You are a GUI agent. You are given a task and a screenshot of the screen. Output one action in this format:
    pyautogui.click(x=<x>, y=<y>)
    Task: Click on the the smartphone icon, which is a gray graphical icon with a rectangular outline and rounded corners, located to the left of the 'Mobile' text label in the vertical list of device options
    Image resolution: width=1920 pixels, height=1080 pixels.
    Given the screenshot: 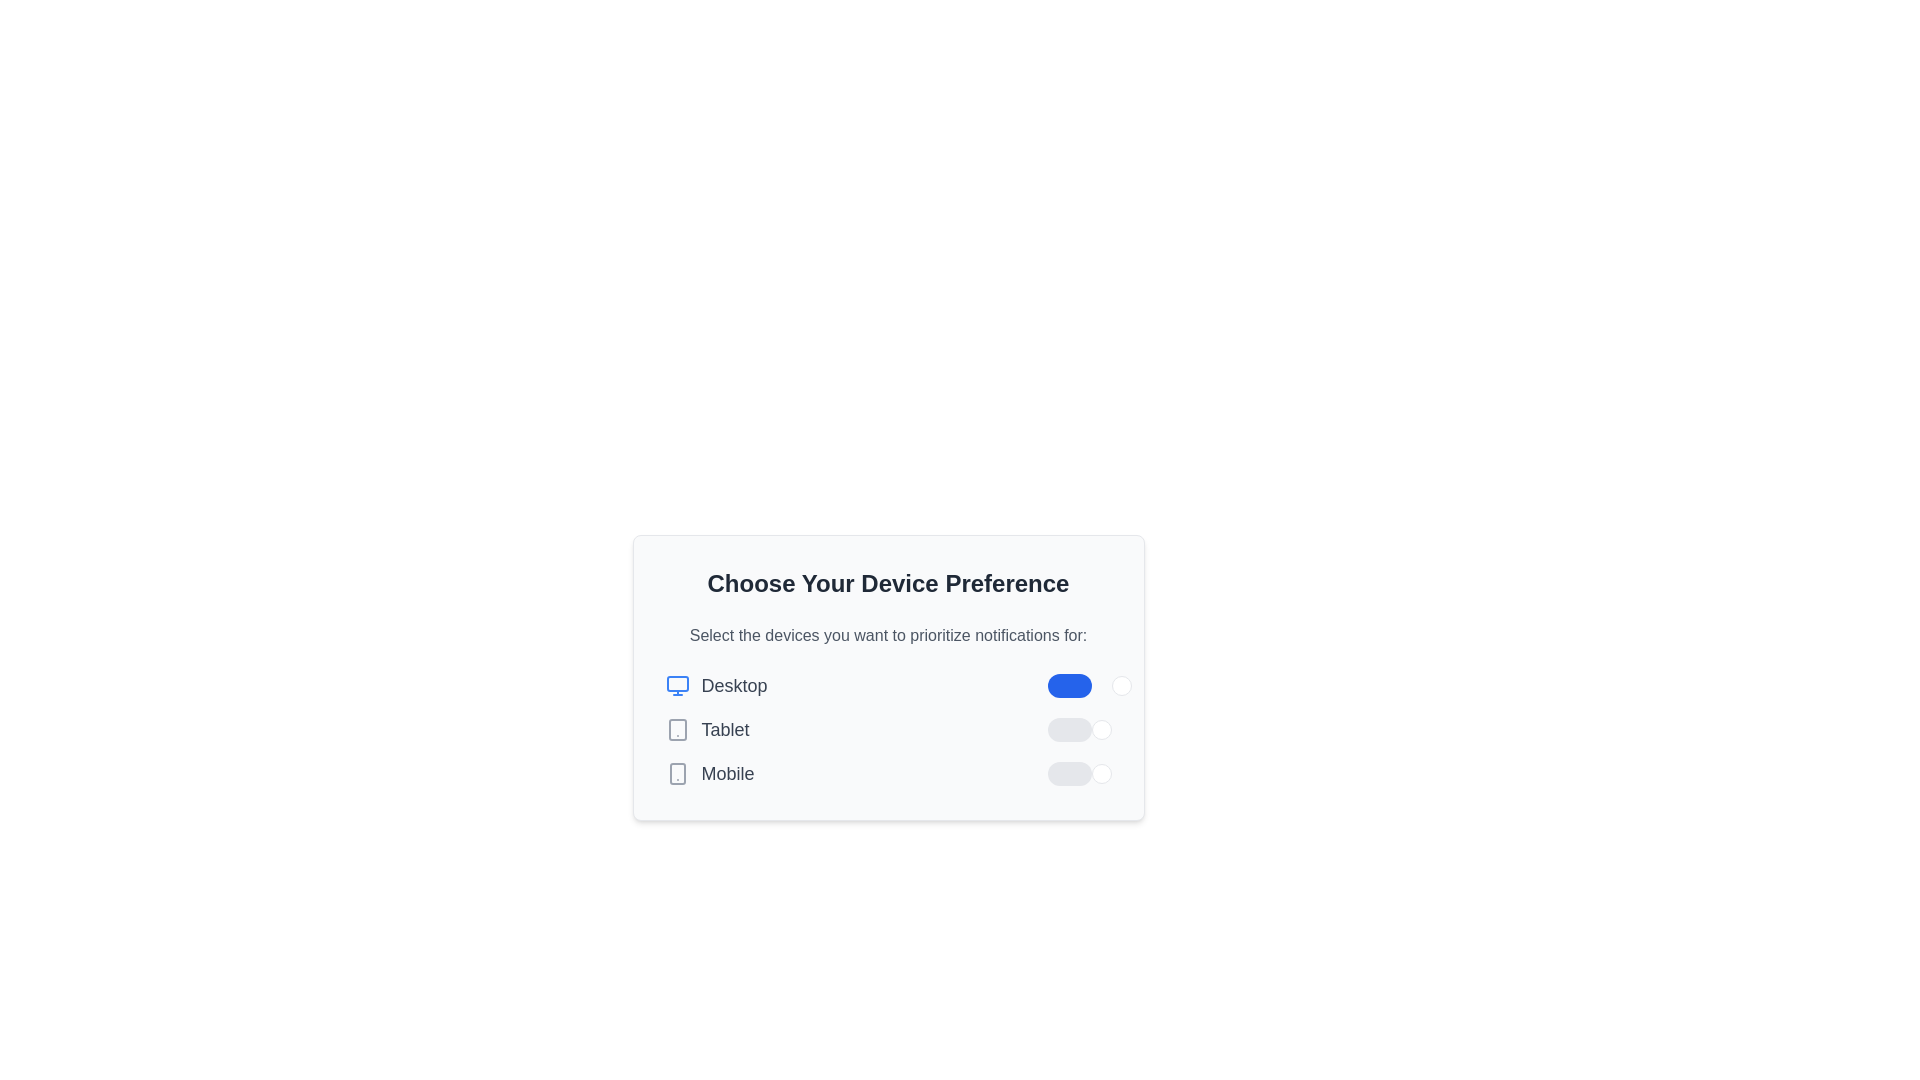 What is the action you would take?
    pyautogui.click(x=677, y=773)
    